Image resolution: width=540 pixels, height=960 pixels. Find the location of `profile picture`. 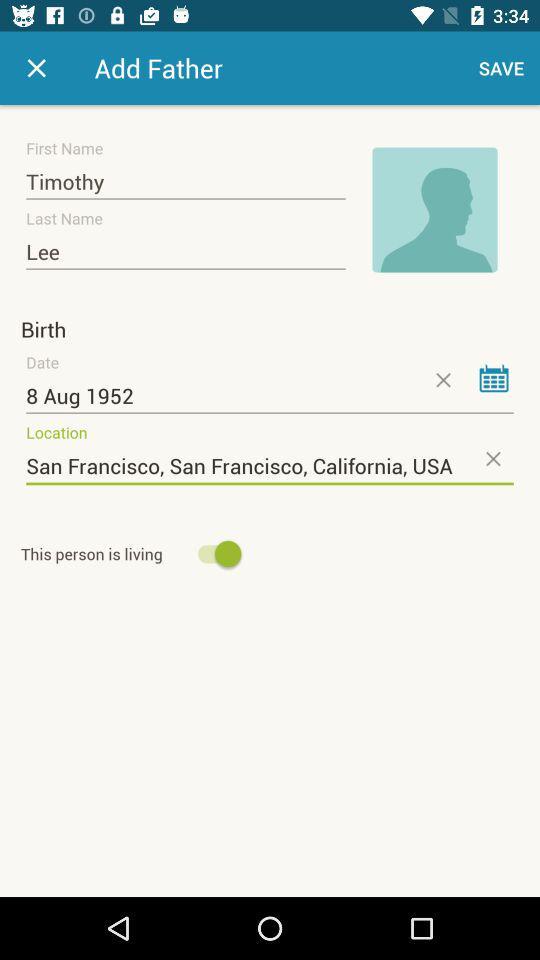

profile picture is located at coordinates (434, 210).